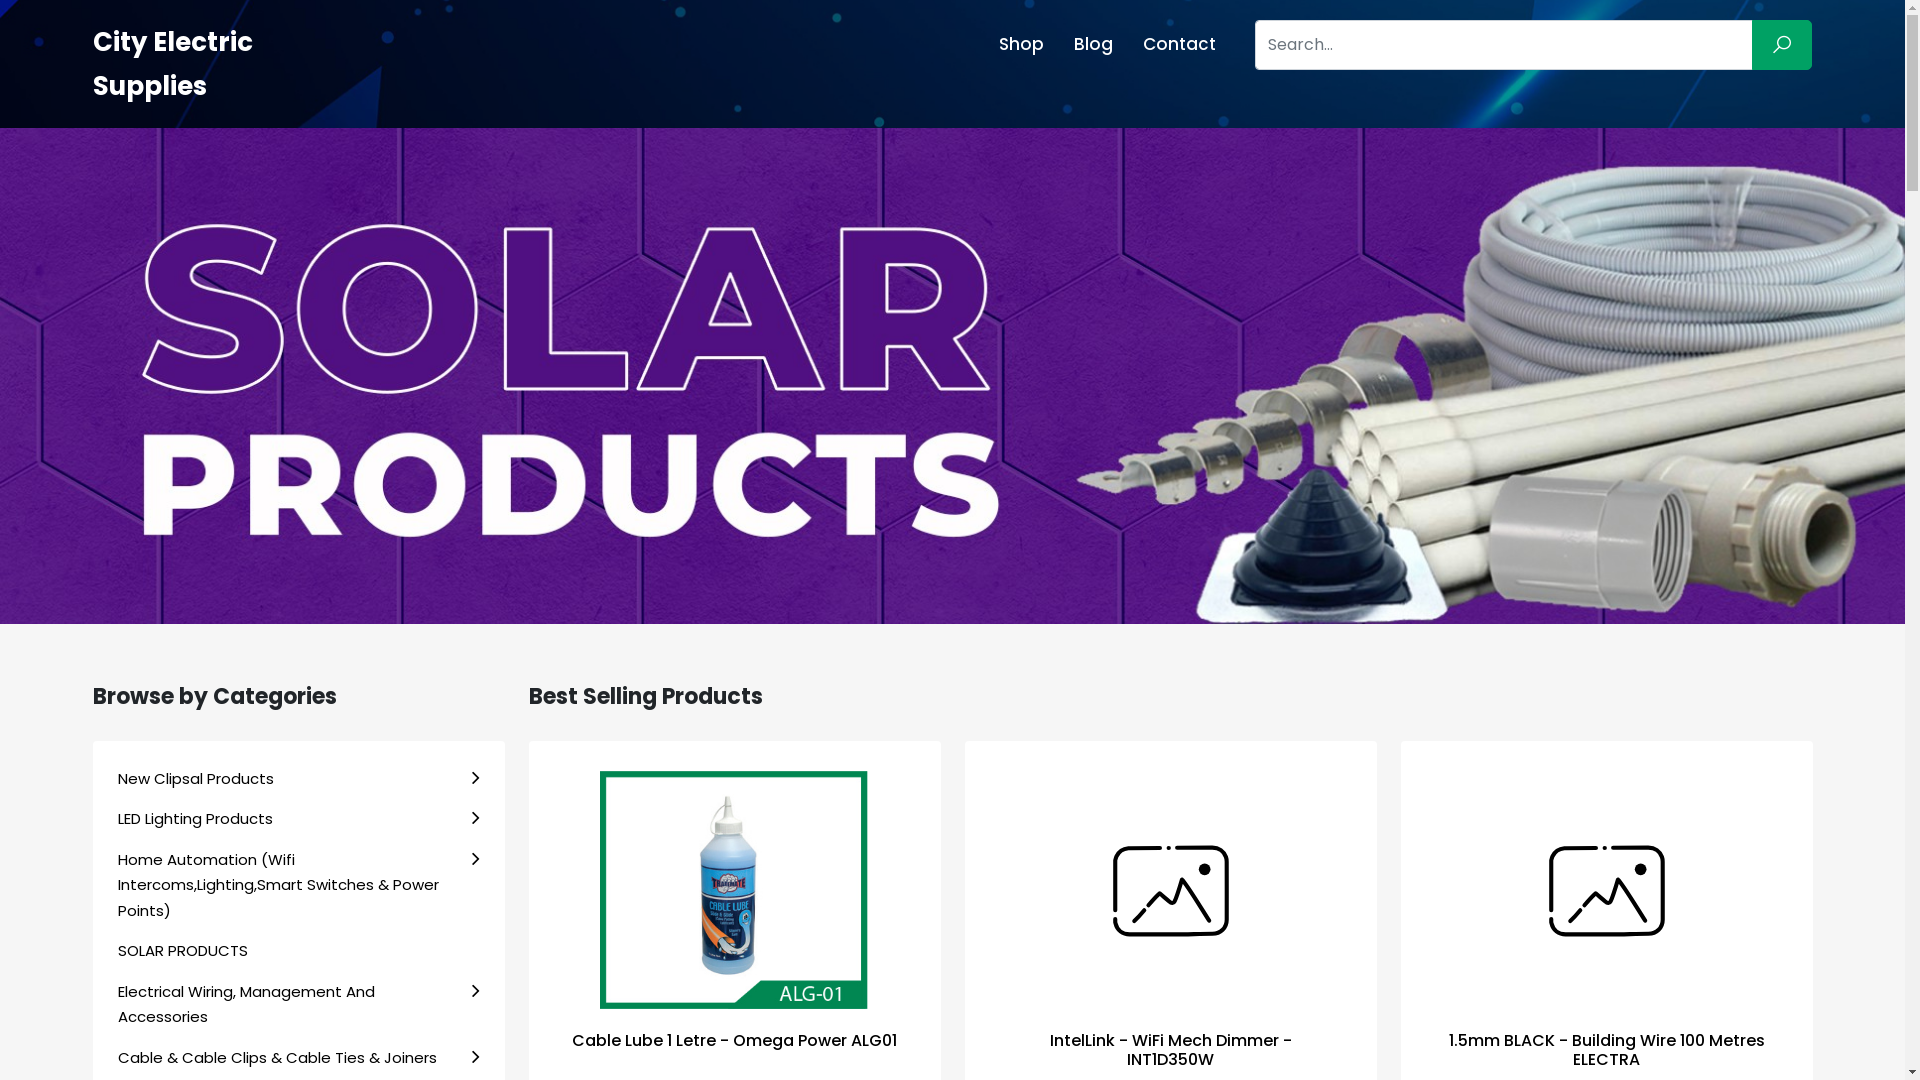 This screenshot has height=1080, width=1920. What do you see at coordinates (297, 950) in the screenshot?
I see `'SOLAR PRODUCTS'` at bounding box center [297, 950].